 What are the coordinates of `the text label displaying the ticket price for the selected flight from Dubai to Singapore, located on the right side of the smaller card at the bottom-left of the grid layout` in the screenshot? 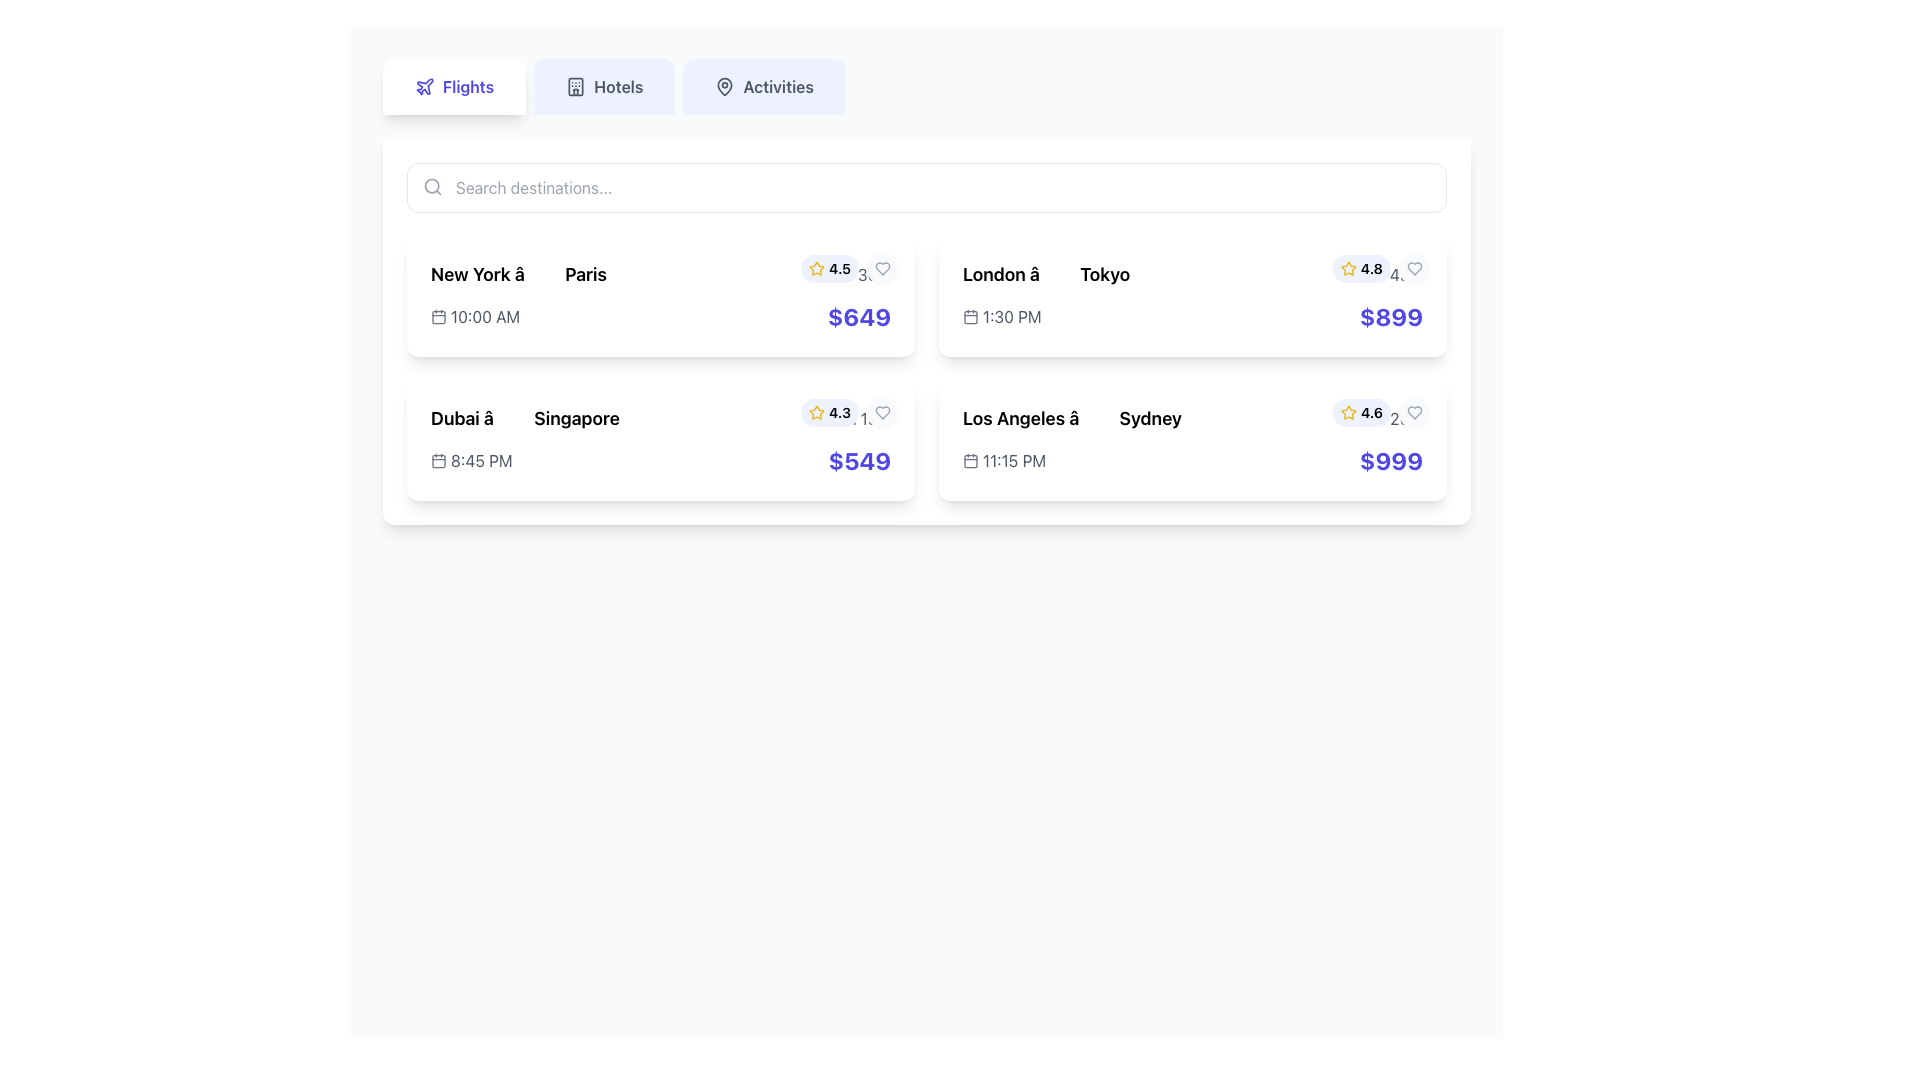 It's located at (859, 461).